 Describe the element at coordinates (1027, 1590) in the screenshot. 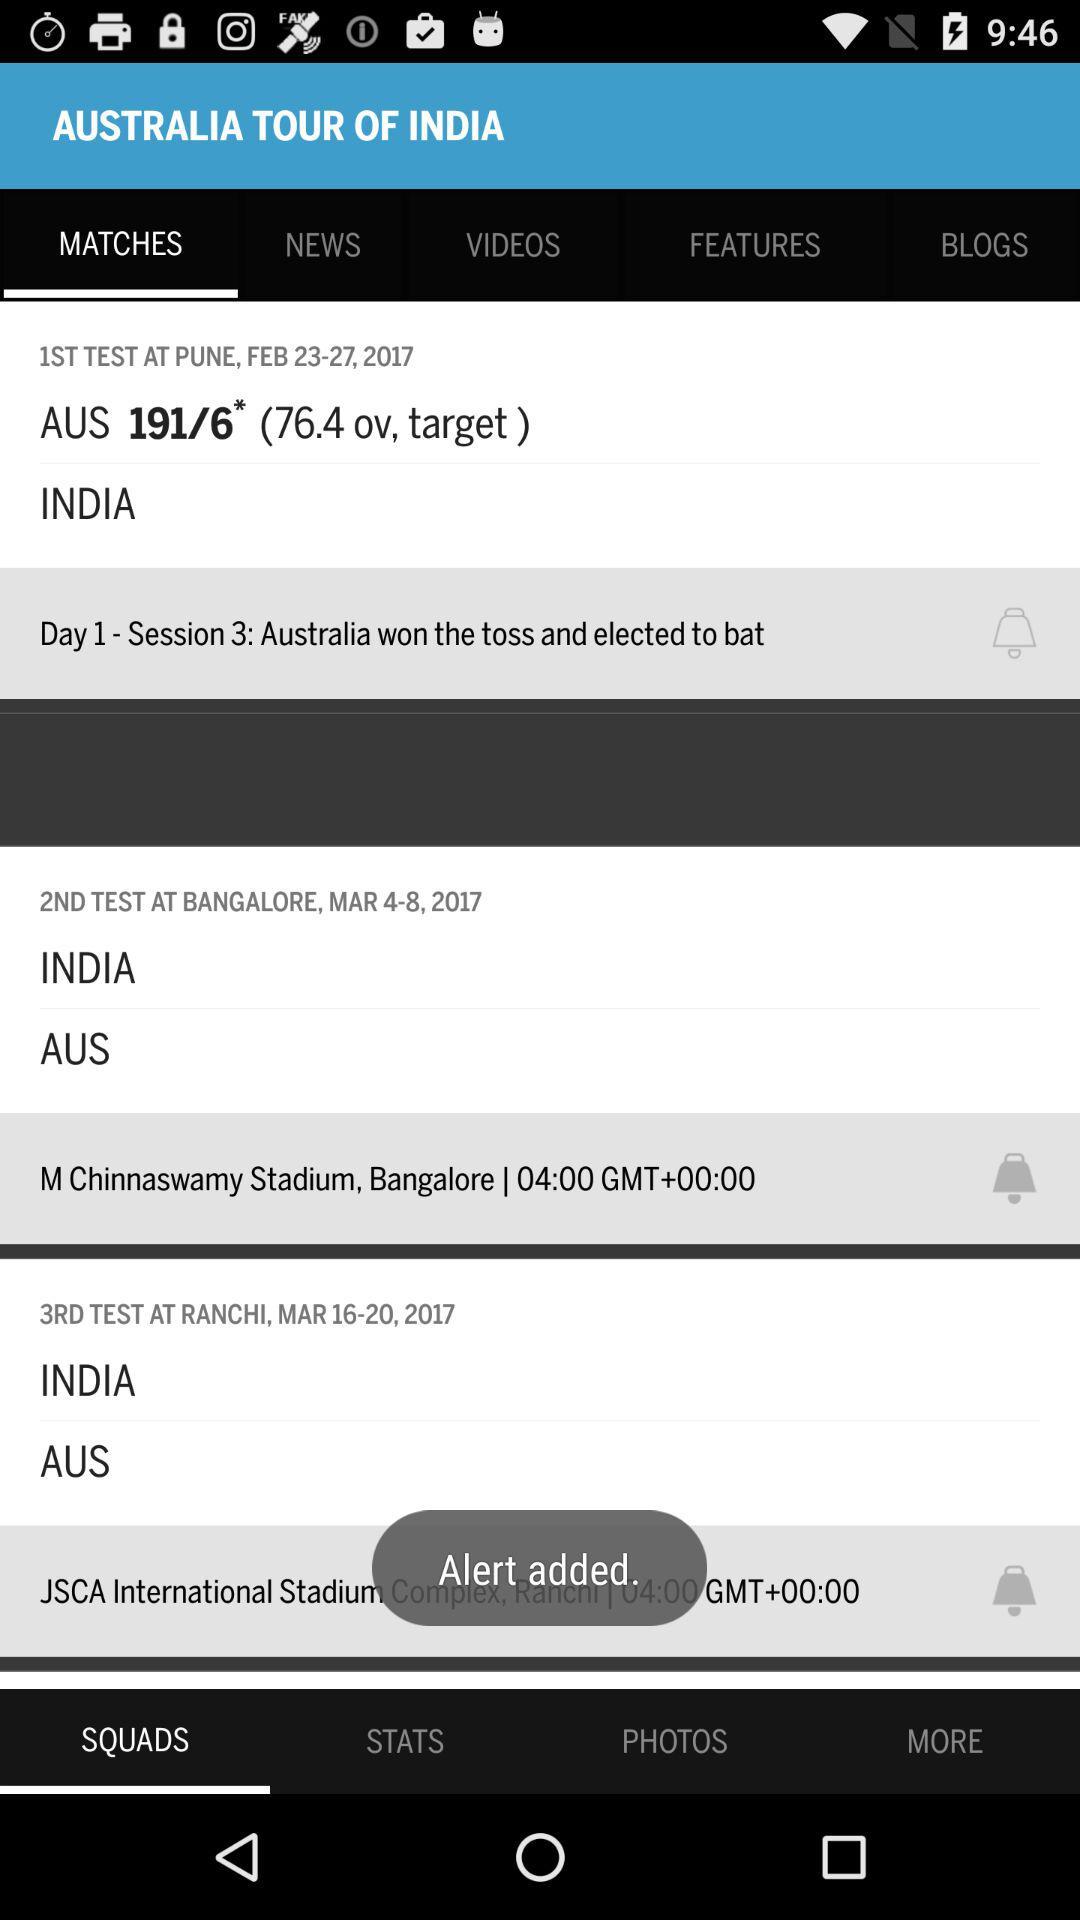

I see `alert` at that location.